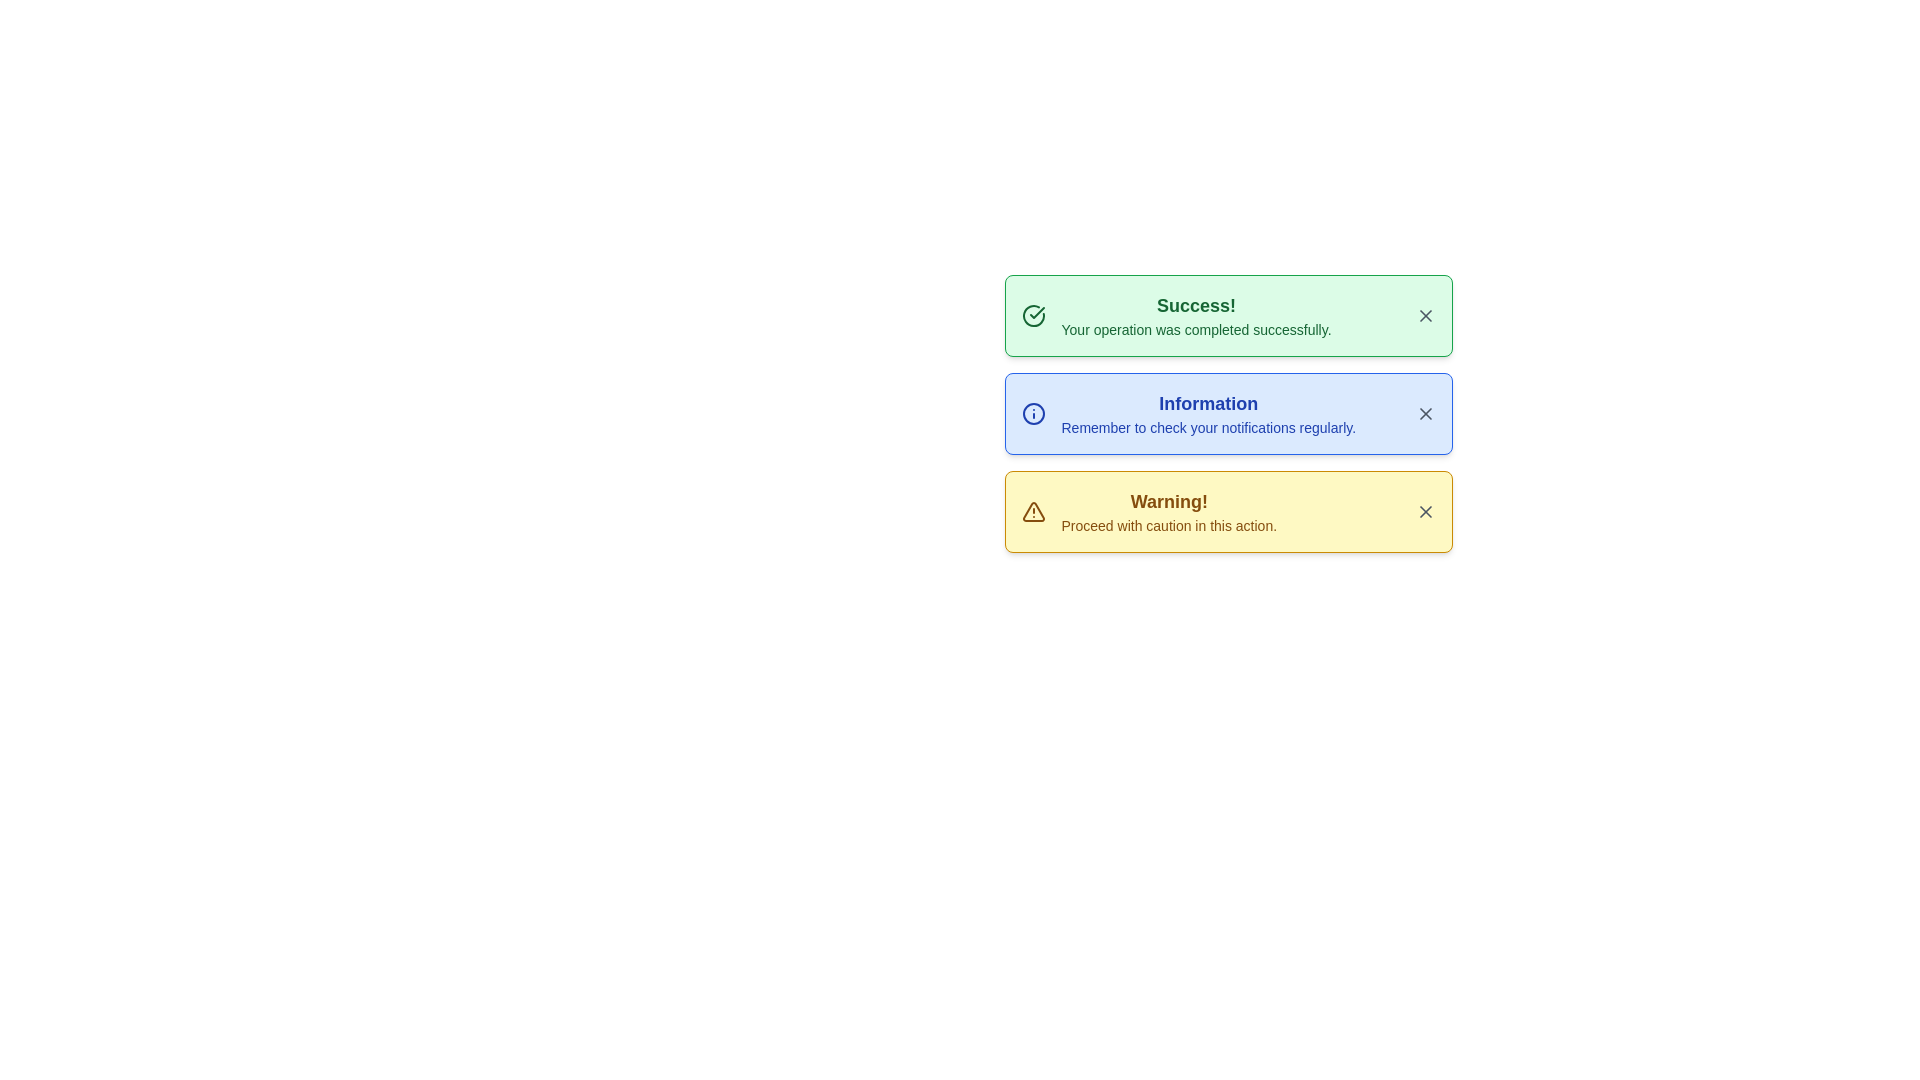 The height and width of the screenshot is (1080, 1920). What do you see at coordinates (1169, 500) in the screenshot?
I see `the 'Warning!' text label, which is bold, large, and dark brown, located at the top of a yellow warning message box` at bounding box center [1169, 500].